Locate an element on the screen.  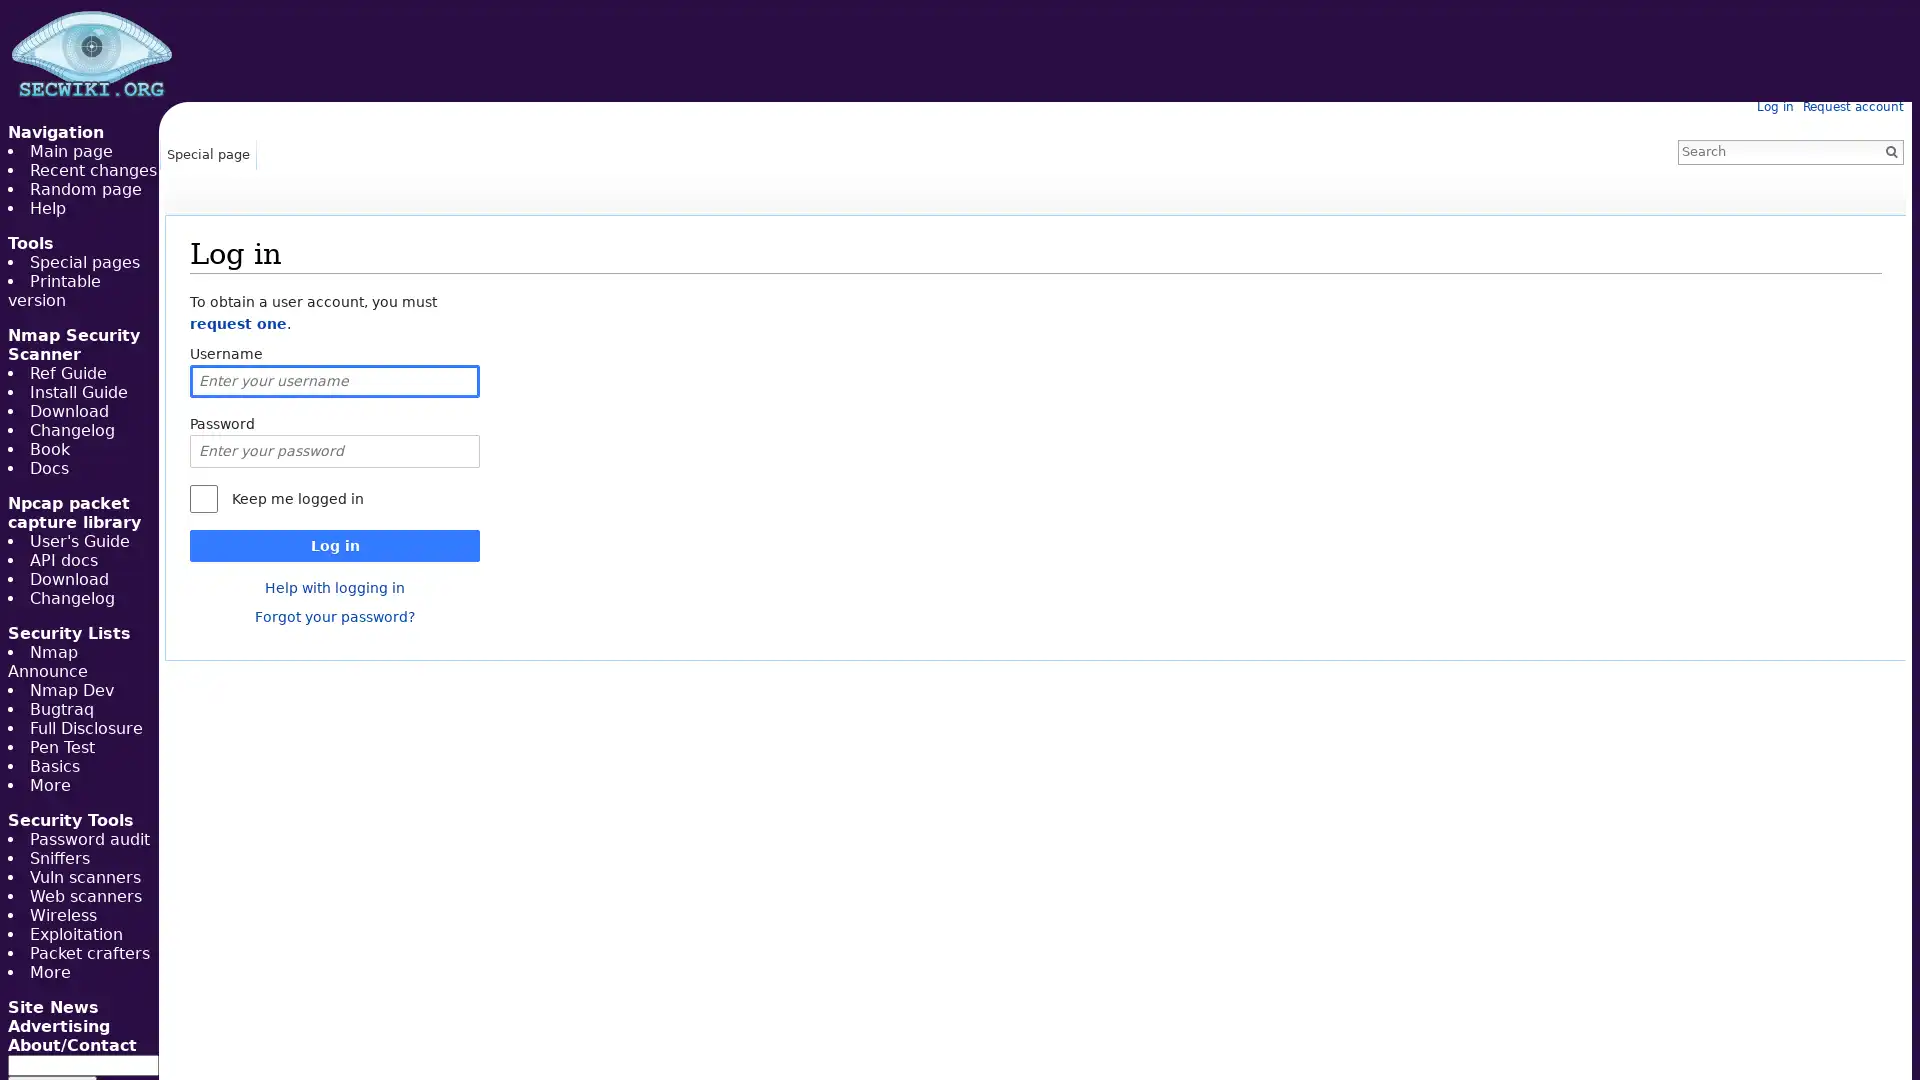
Go is located at coordinates (1890, 150).